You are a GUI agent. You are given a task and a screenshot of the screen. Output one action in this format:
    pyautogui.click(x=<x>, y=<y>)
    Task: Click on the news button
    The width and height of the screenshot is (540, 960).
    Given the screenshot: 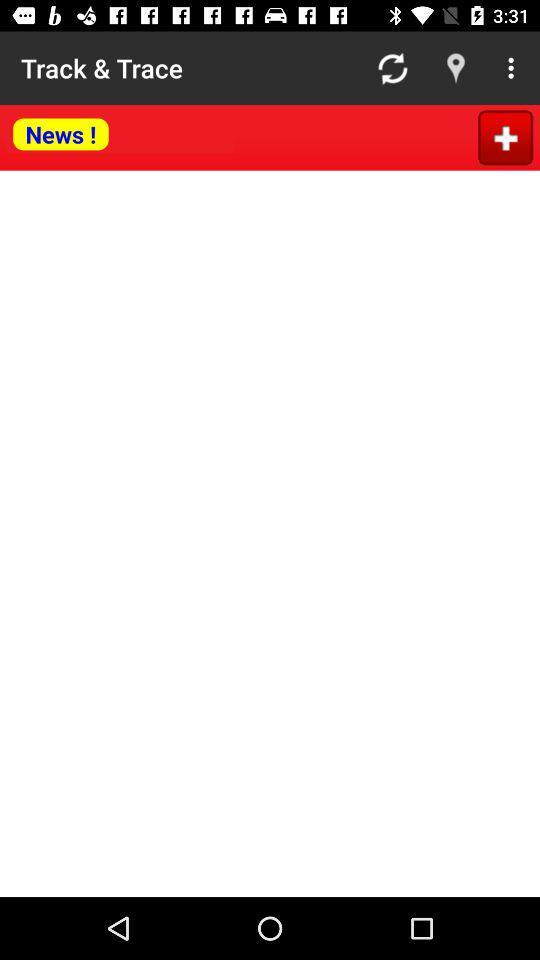 What is the action you would take?
    pyautogui.click(x=120, y=134)
    